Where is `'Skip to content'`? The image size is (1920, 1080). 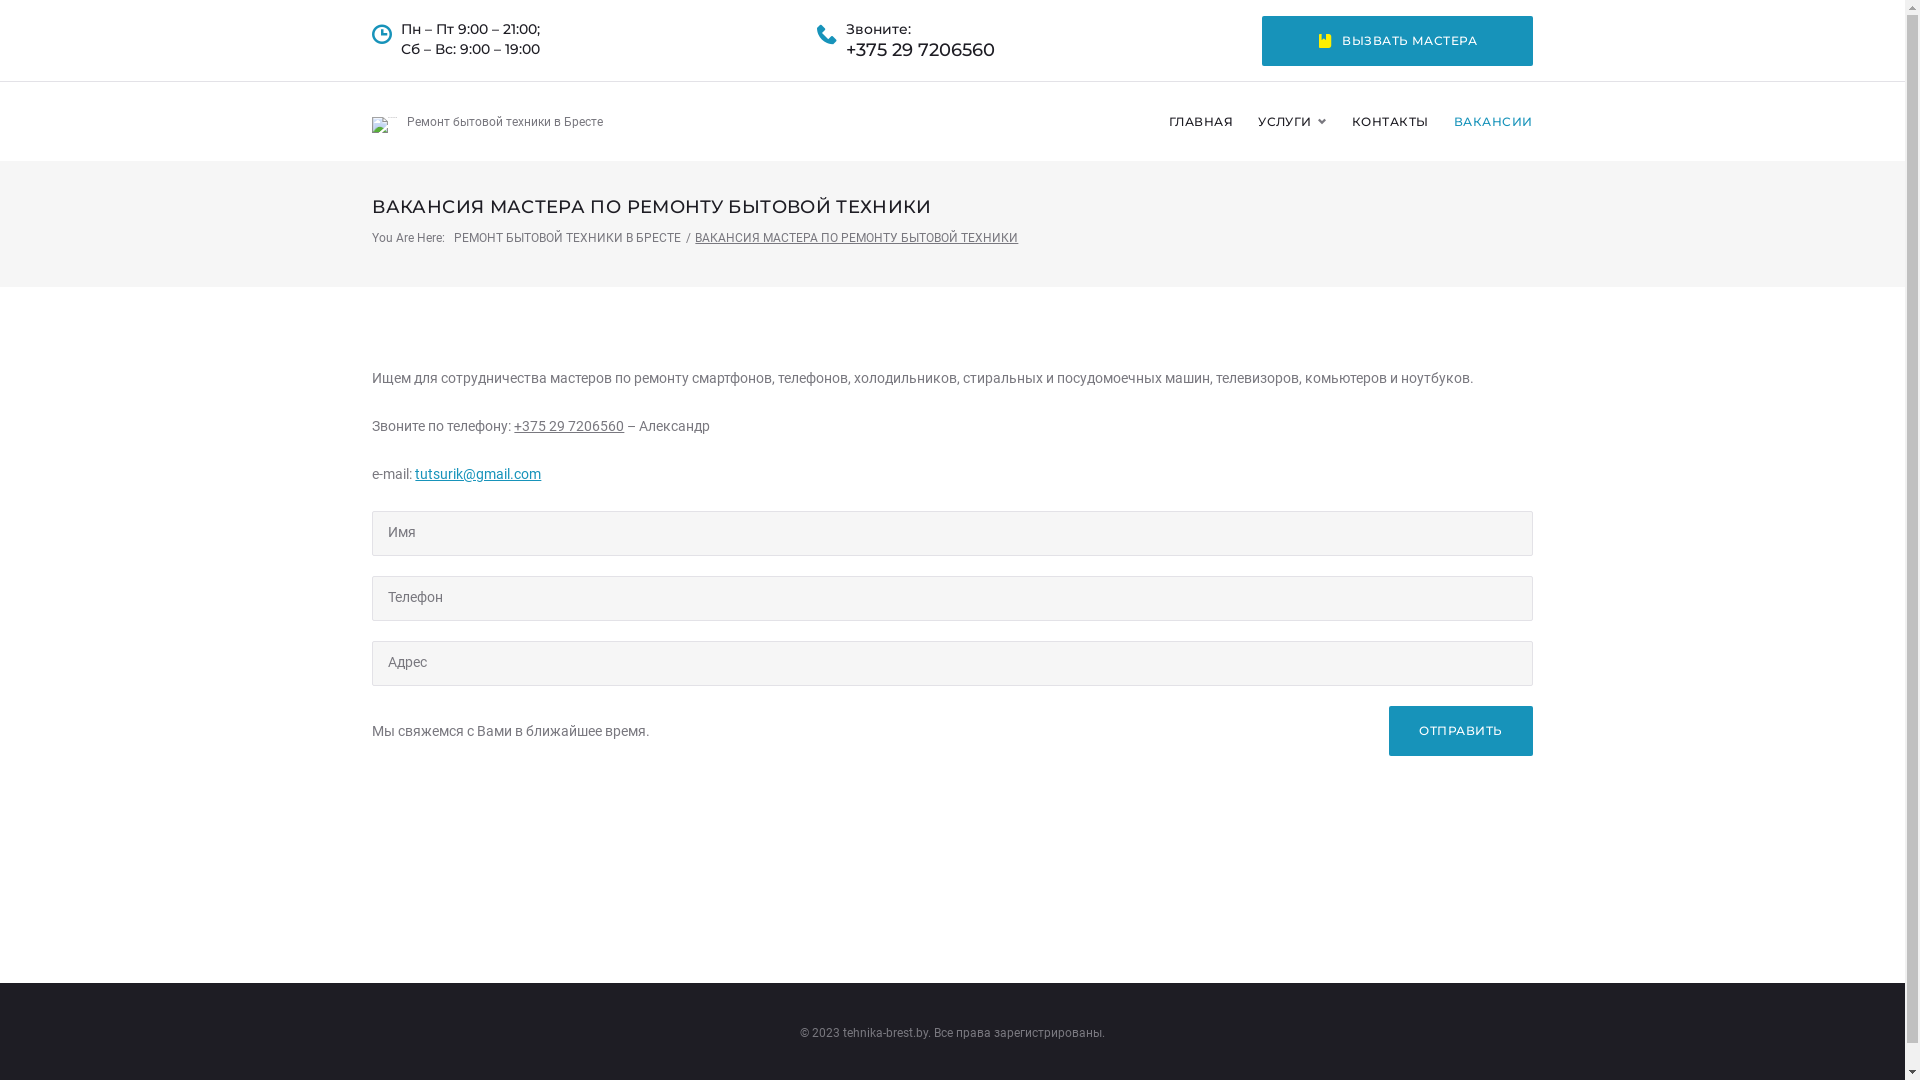 'Skip to content' is located at coordinates (0, 0).